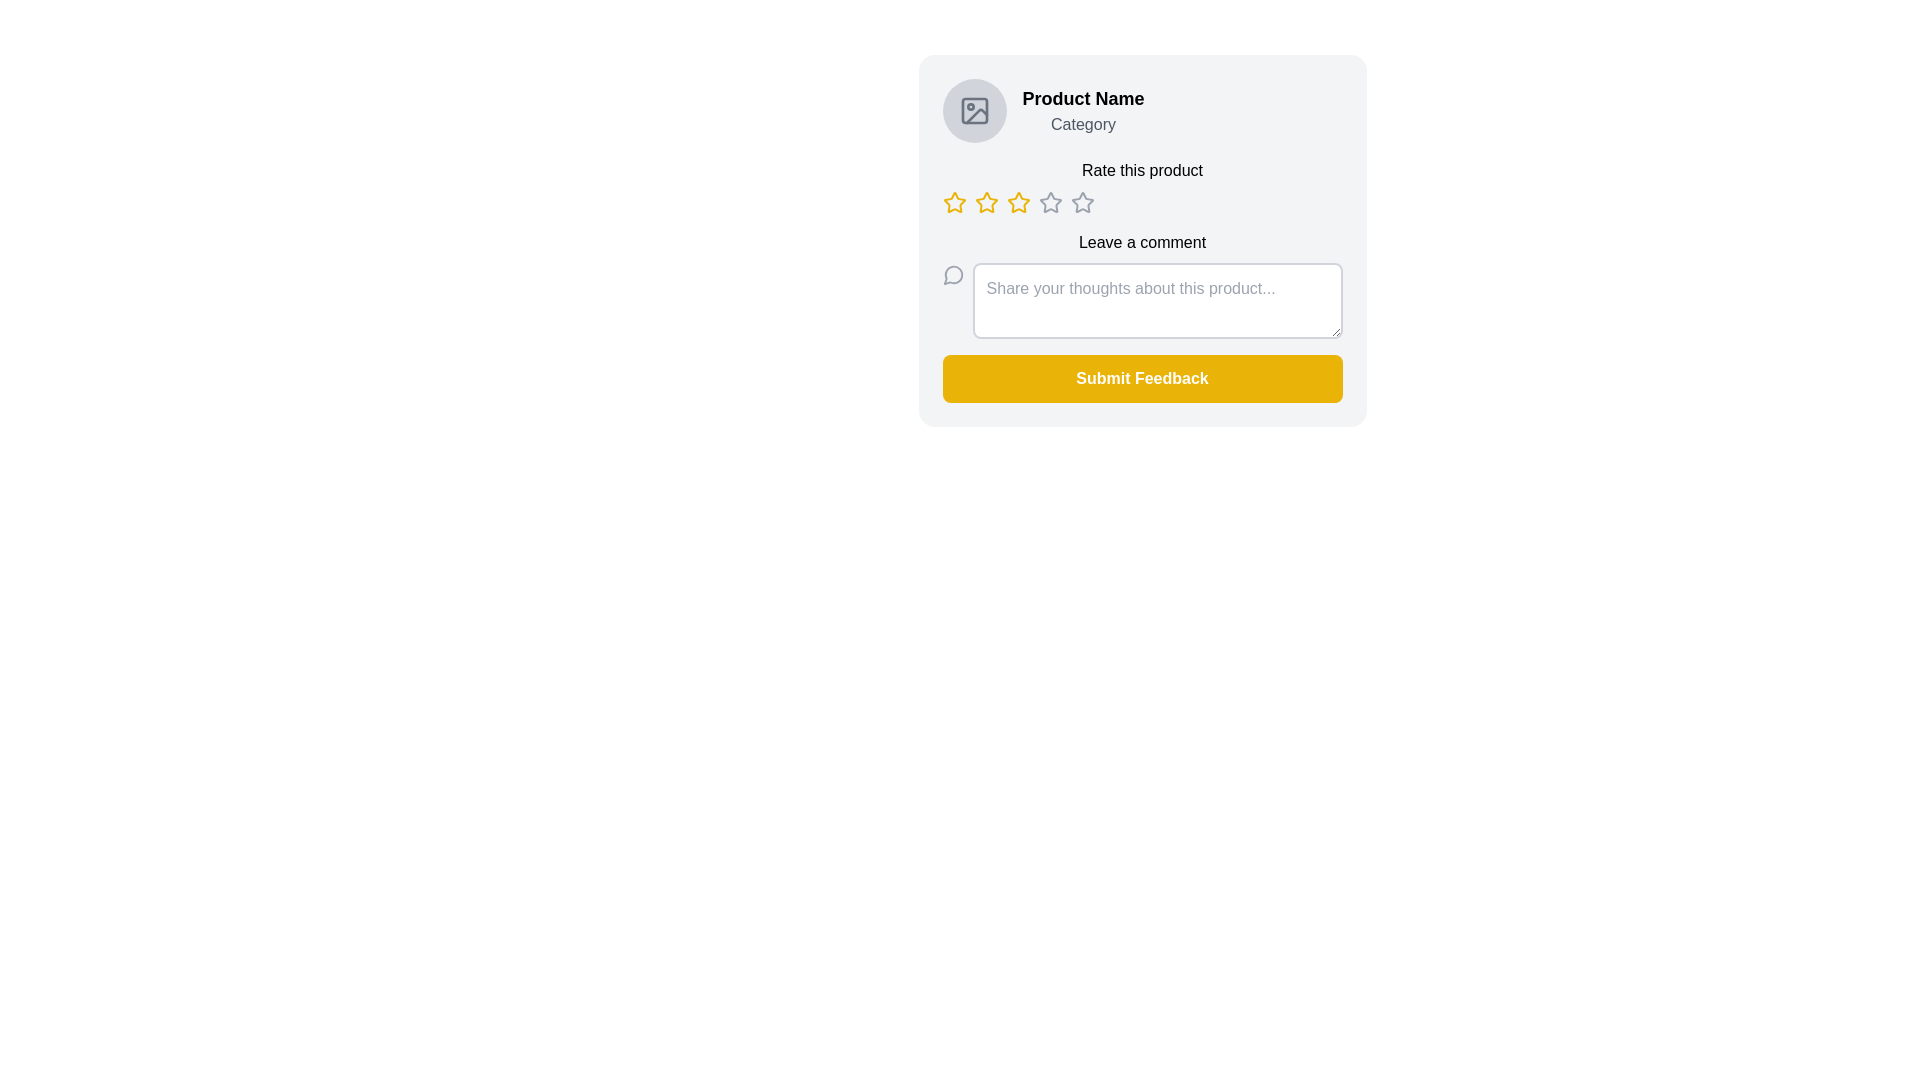 The width and height of the screenshot is (1920, 1080). Describe the element at coordinates (986, 202) in the screenshot. I see `the second yellow star icon in the rating system` at that location.